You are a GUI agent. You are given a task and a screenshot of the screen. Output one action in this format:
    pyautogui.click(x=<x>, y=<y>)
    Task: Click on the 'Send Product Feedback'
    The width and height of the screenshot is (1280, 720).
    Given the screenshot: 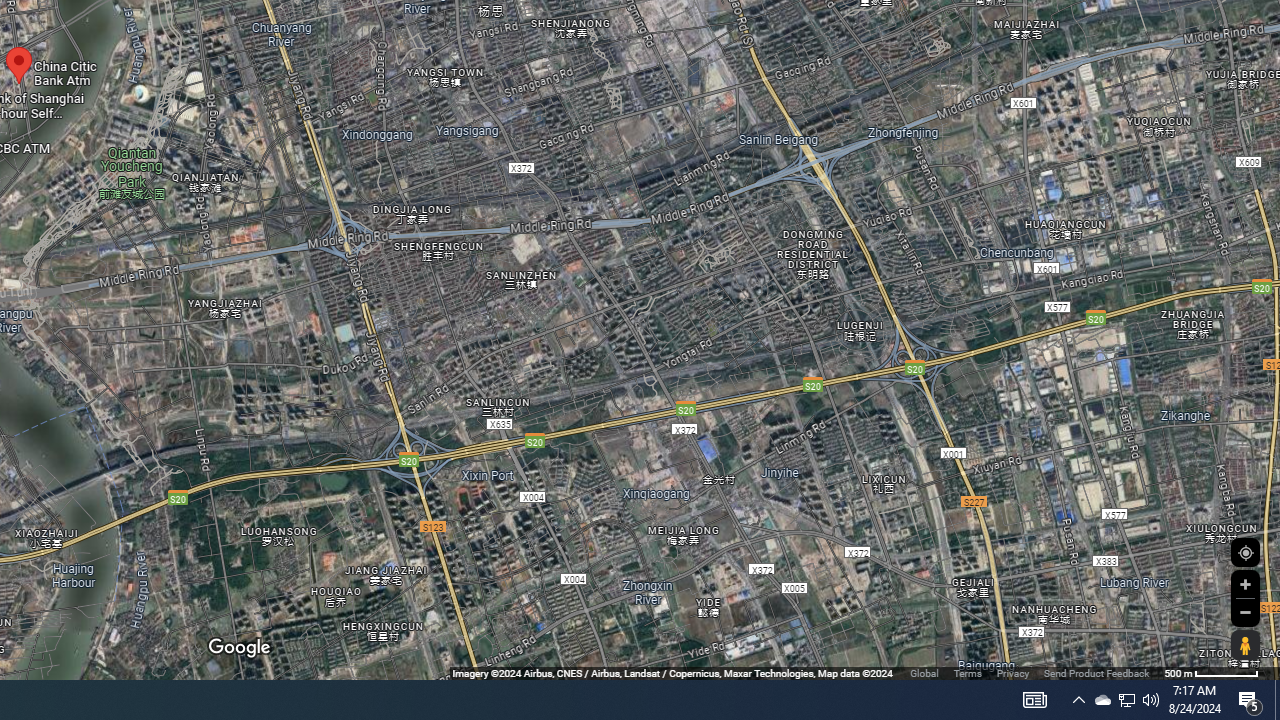 What is the action you would take?
    pyautogui.click(x=1095, y=673)
    